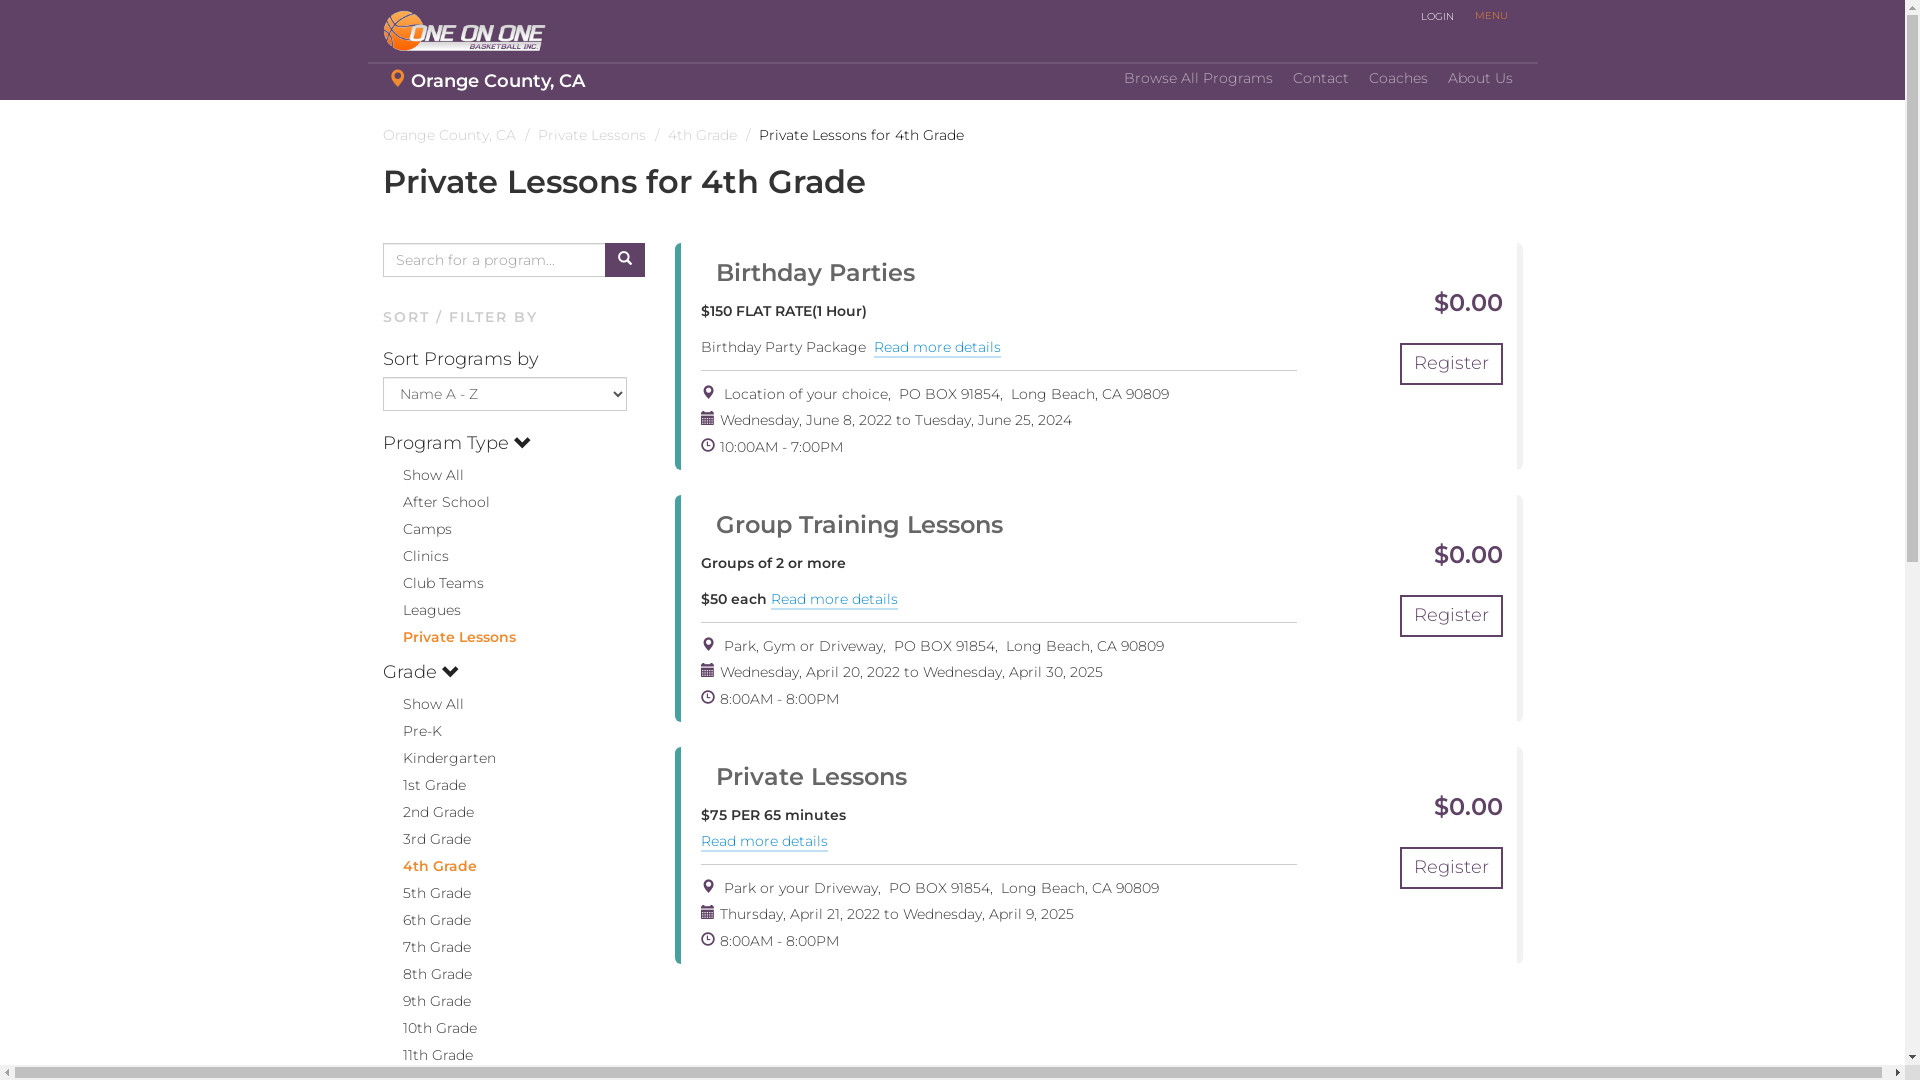 The height and width of the screenshot is (1080, 1920). Describe the element at coordinates (425, 920) in the screenshot. I see `'6th Grade'` at that location.